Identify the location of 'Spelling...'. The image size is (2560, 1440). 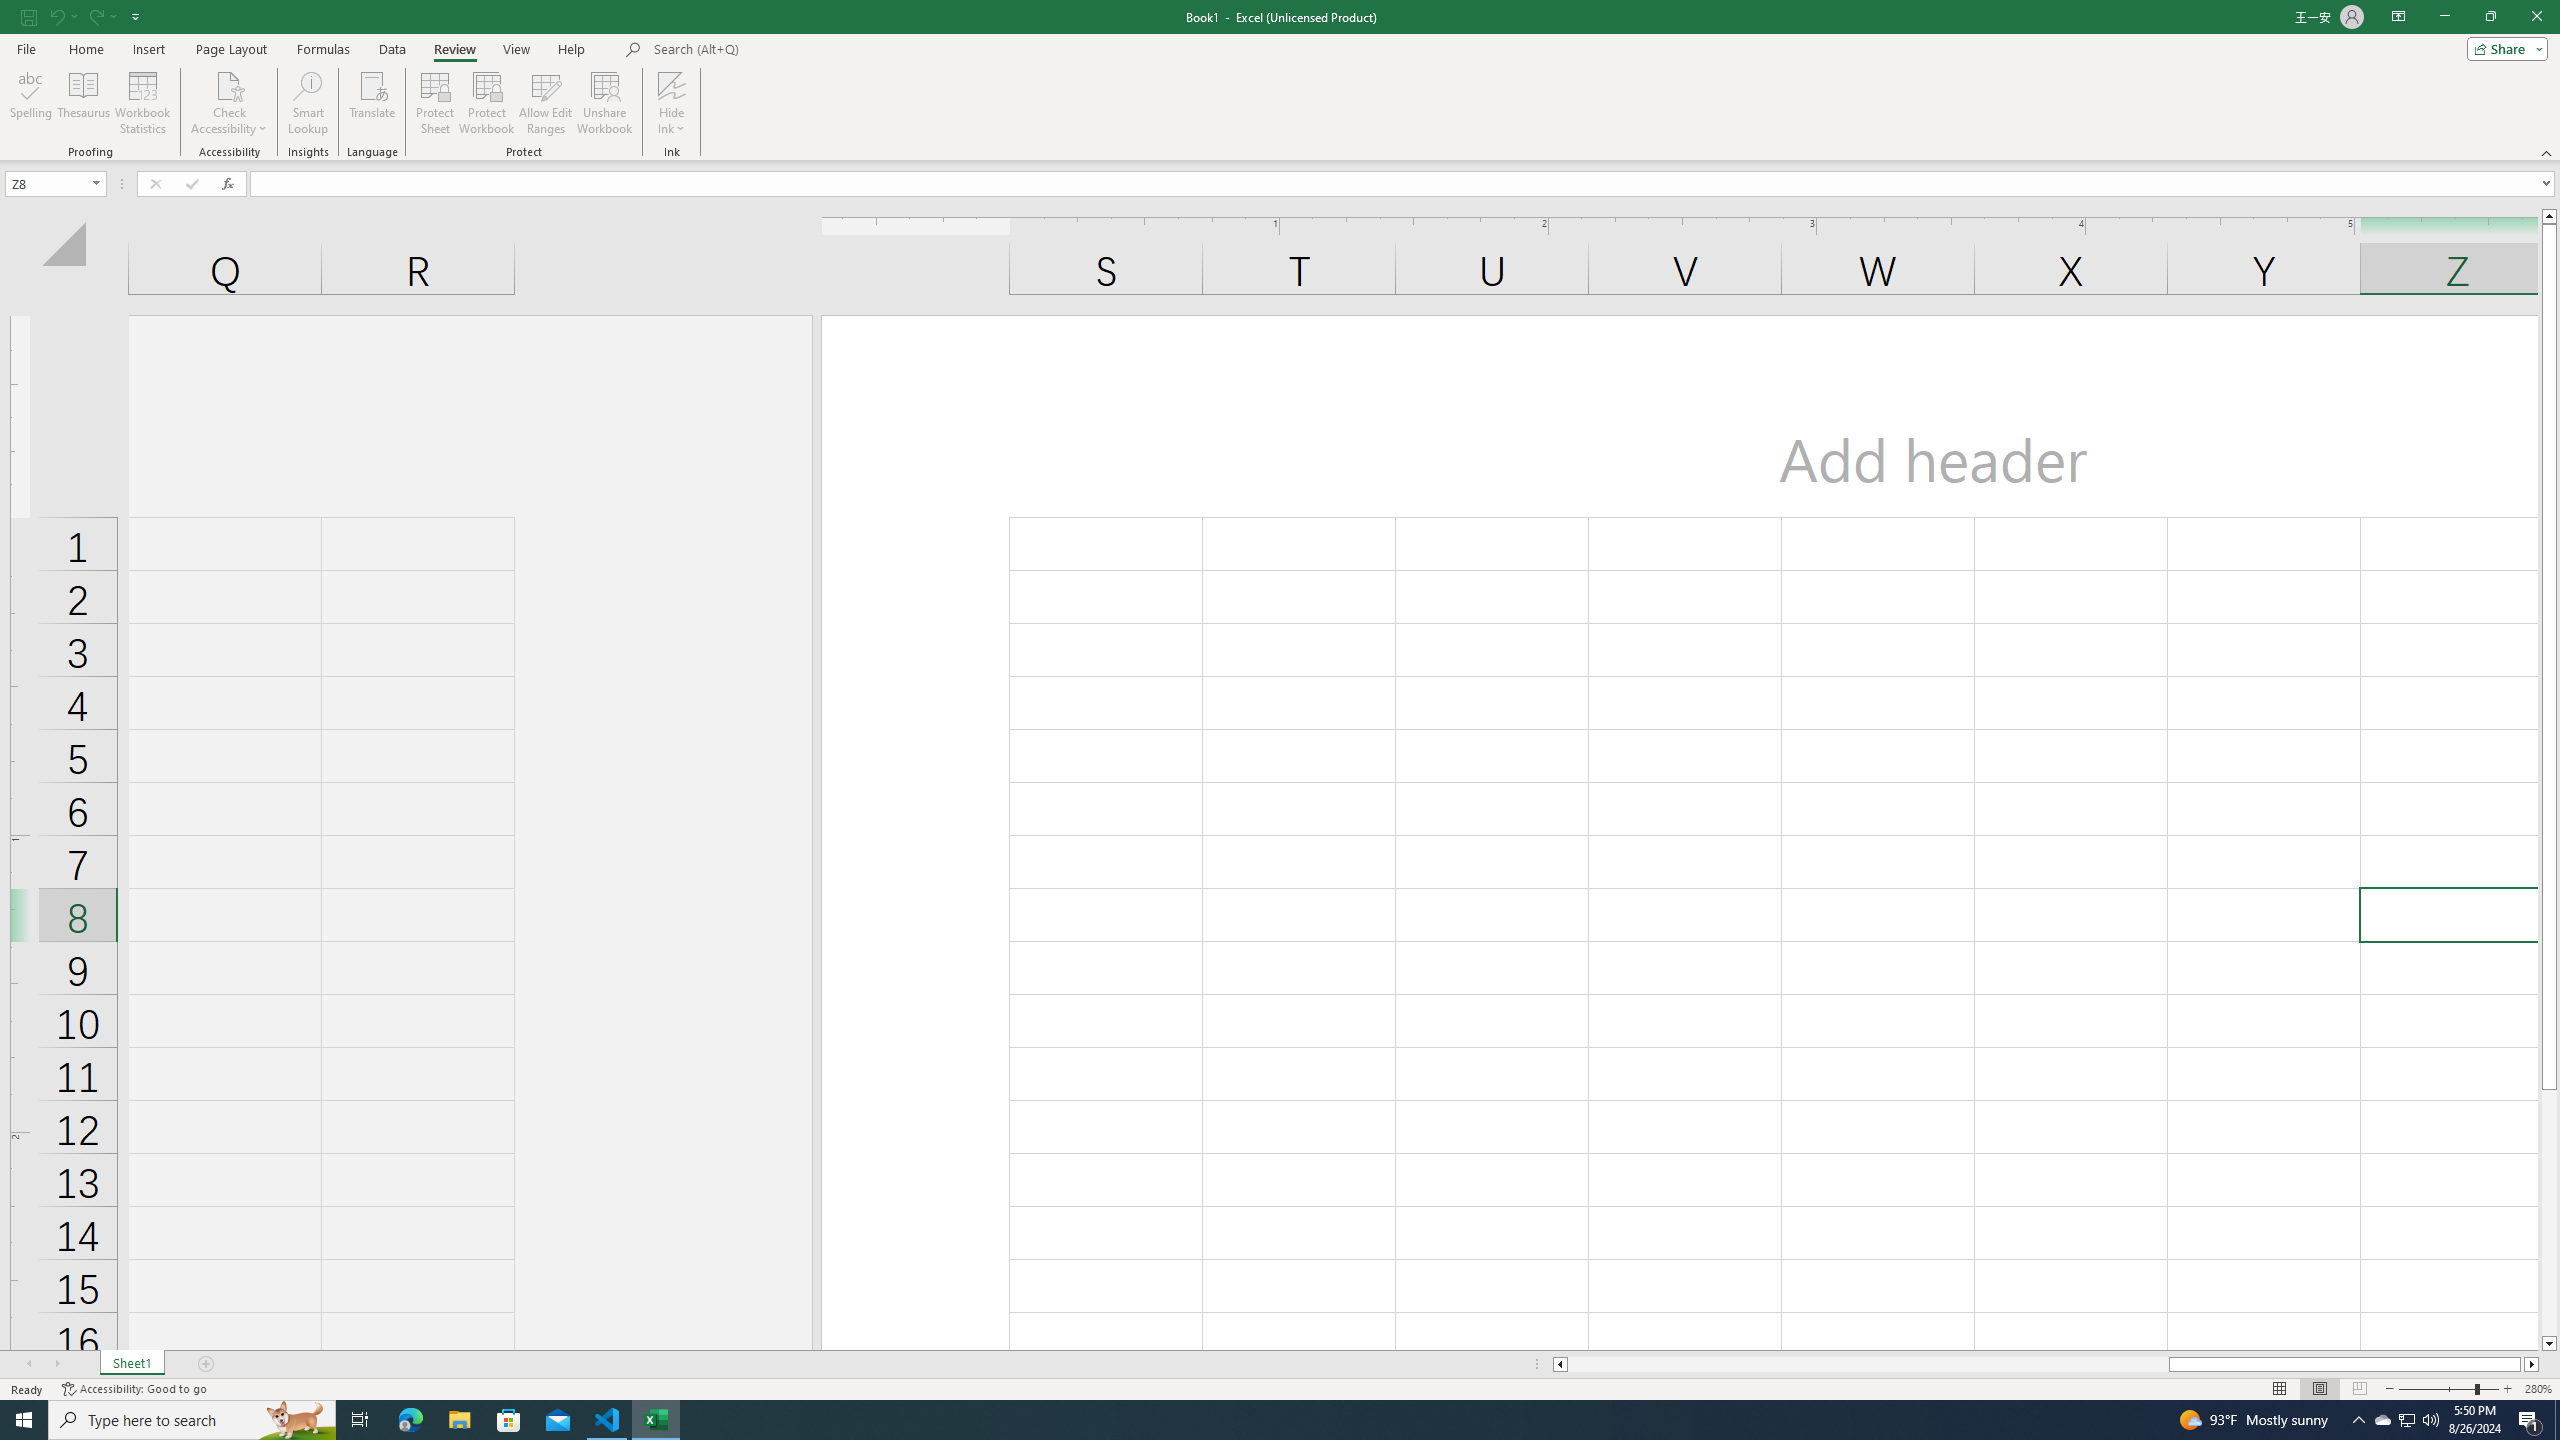
(29, 103).